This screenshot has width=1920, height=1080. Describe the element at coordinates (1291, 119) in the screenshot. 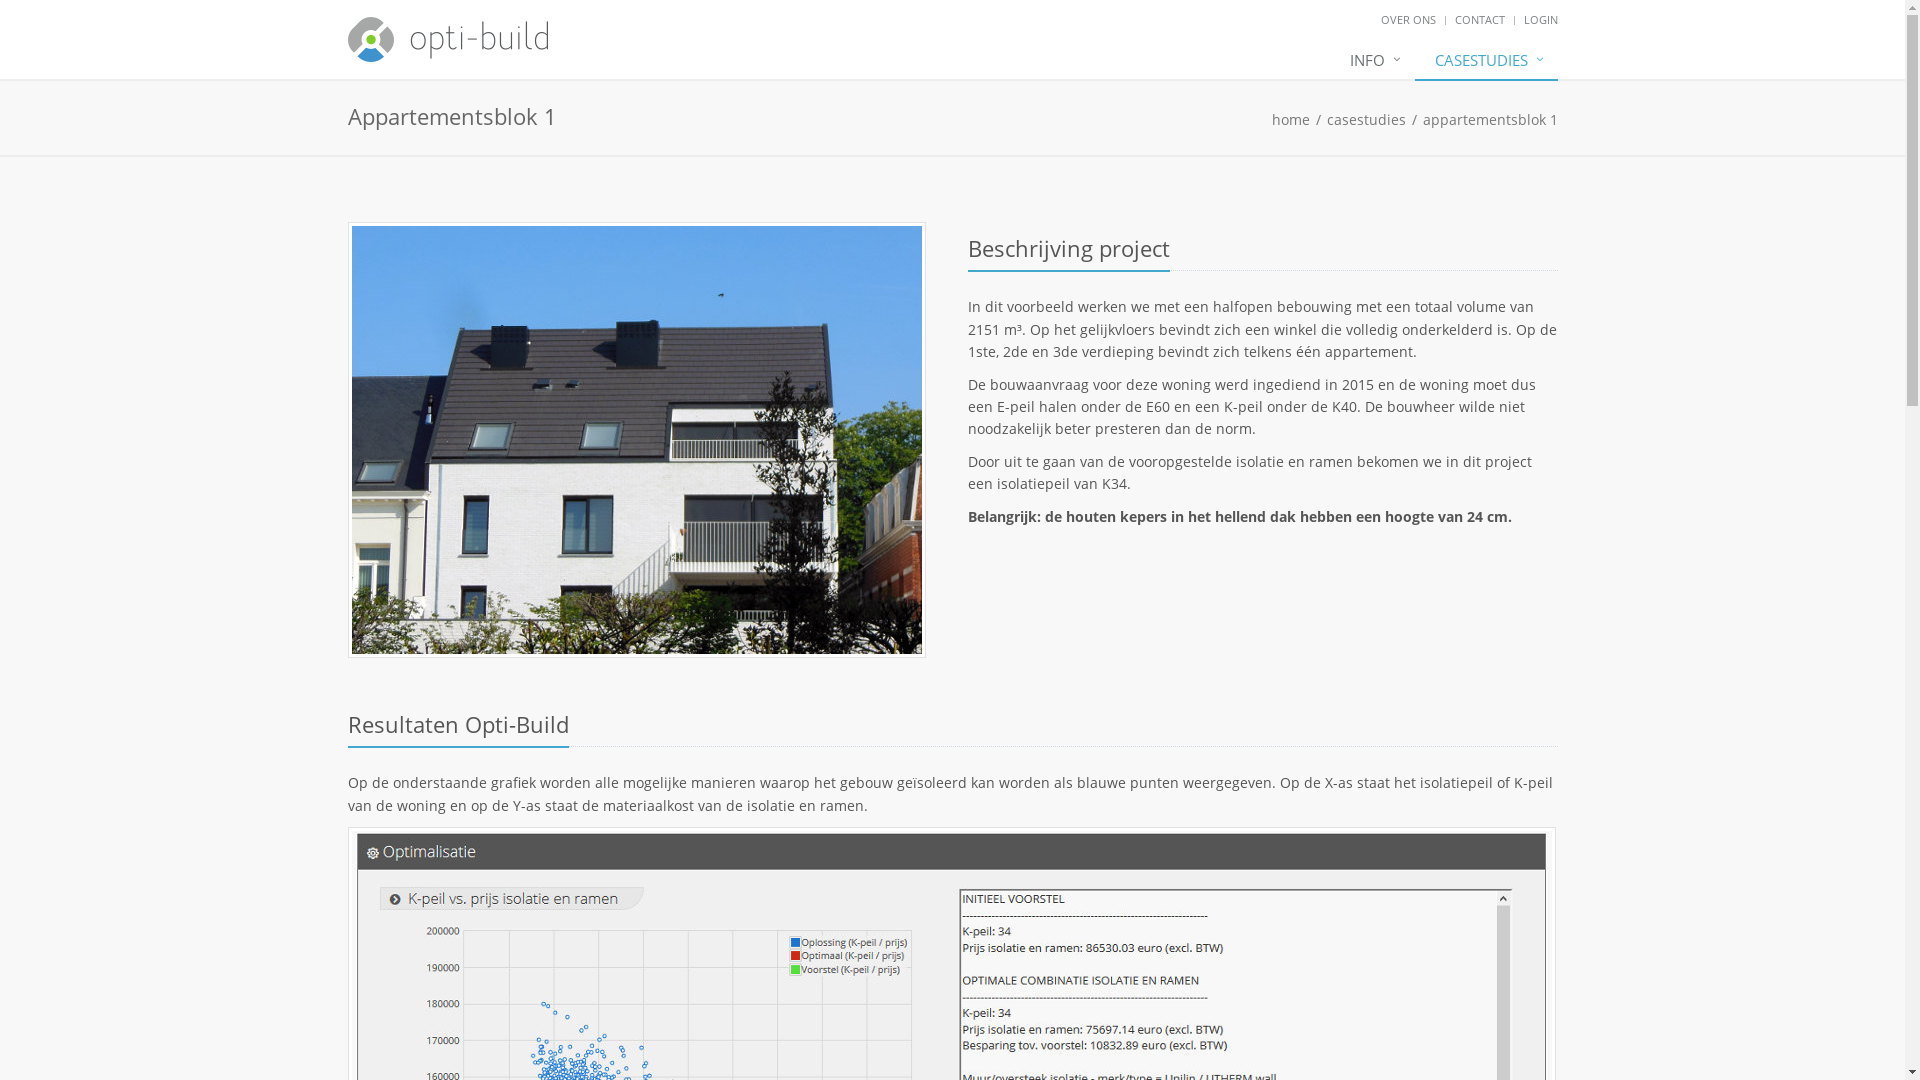

I see `'home'` at that location.